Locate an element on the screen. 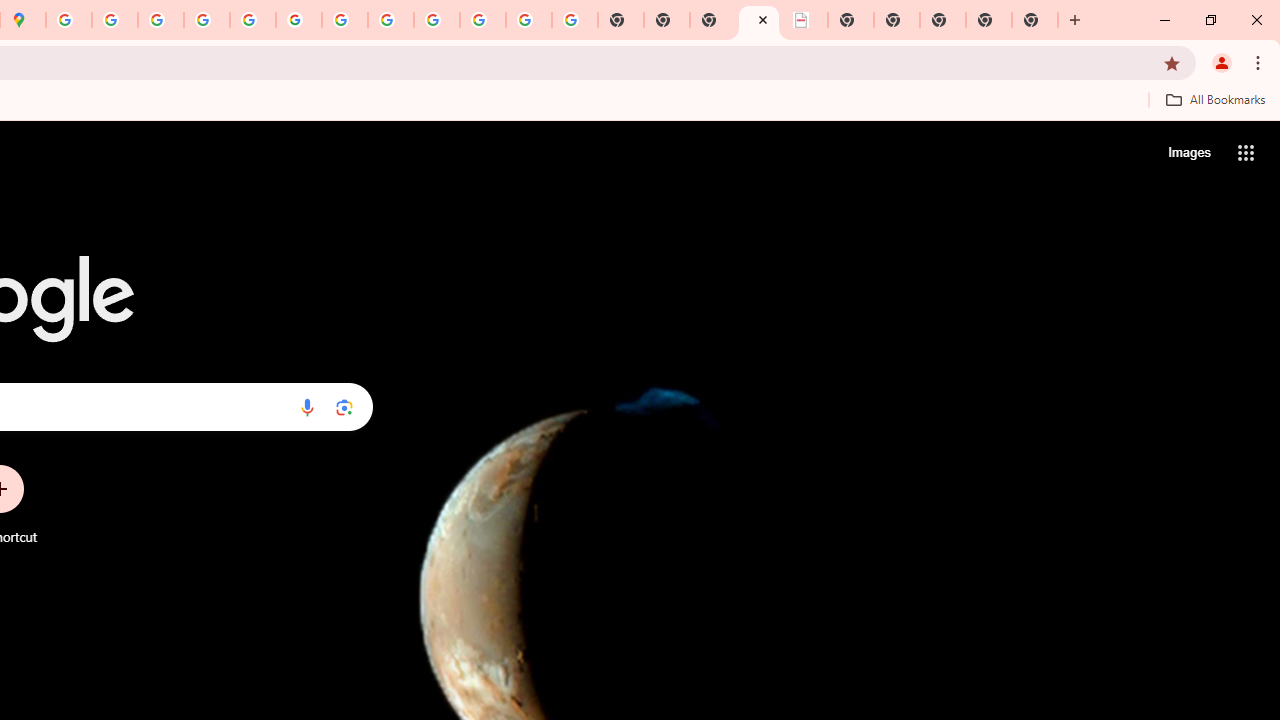  'Privacy Help Center - Policies Help' is located at coordinates (161, 20).